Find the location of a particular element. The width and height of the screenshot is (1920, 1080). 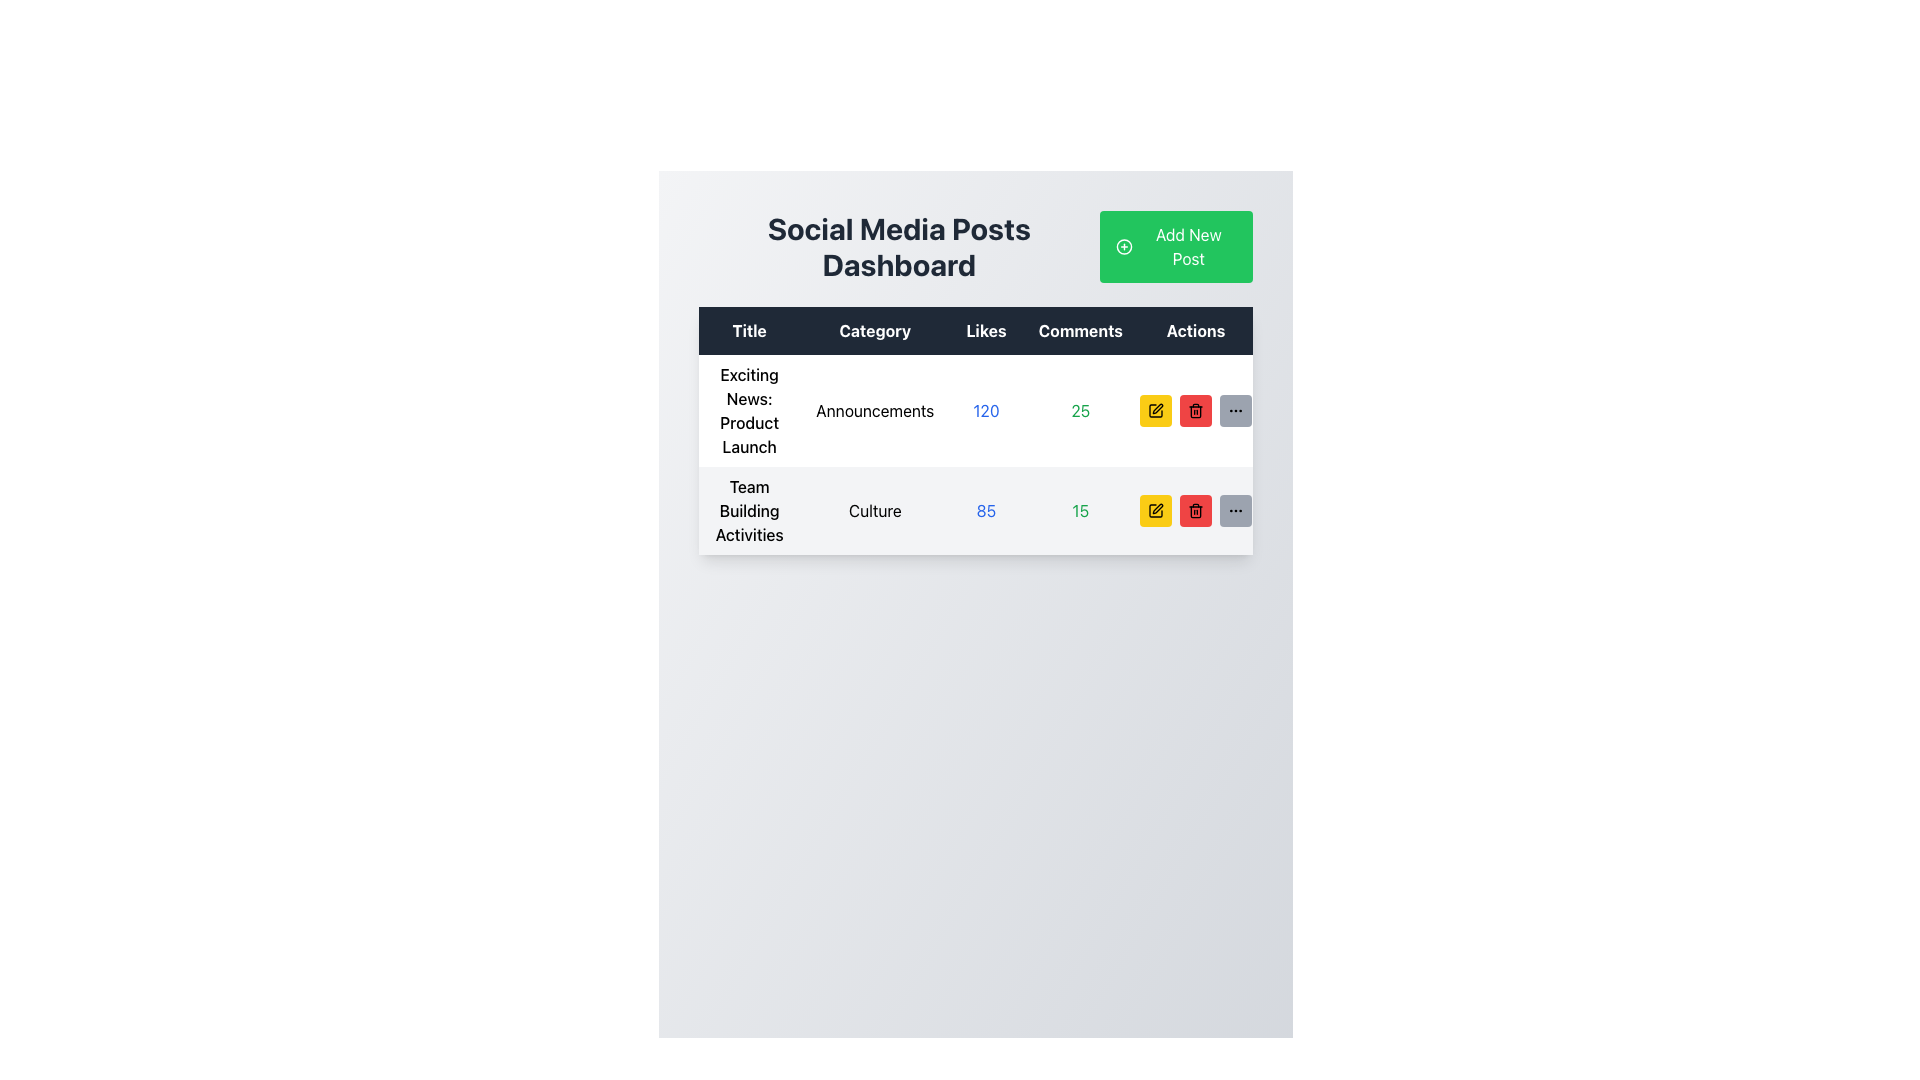

the textual content block that reads 'Exciting News: Product Launch' is located at coordinates (748, 410).